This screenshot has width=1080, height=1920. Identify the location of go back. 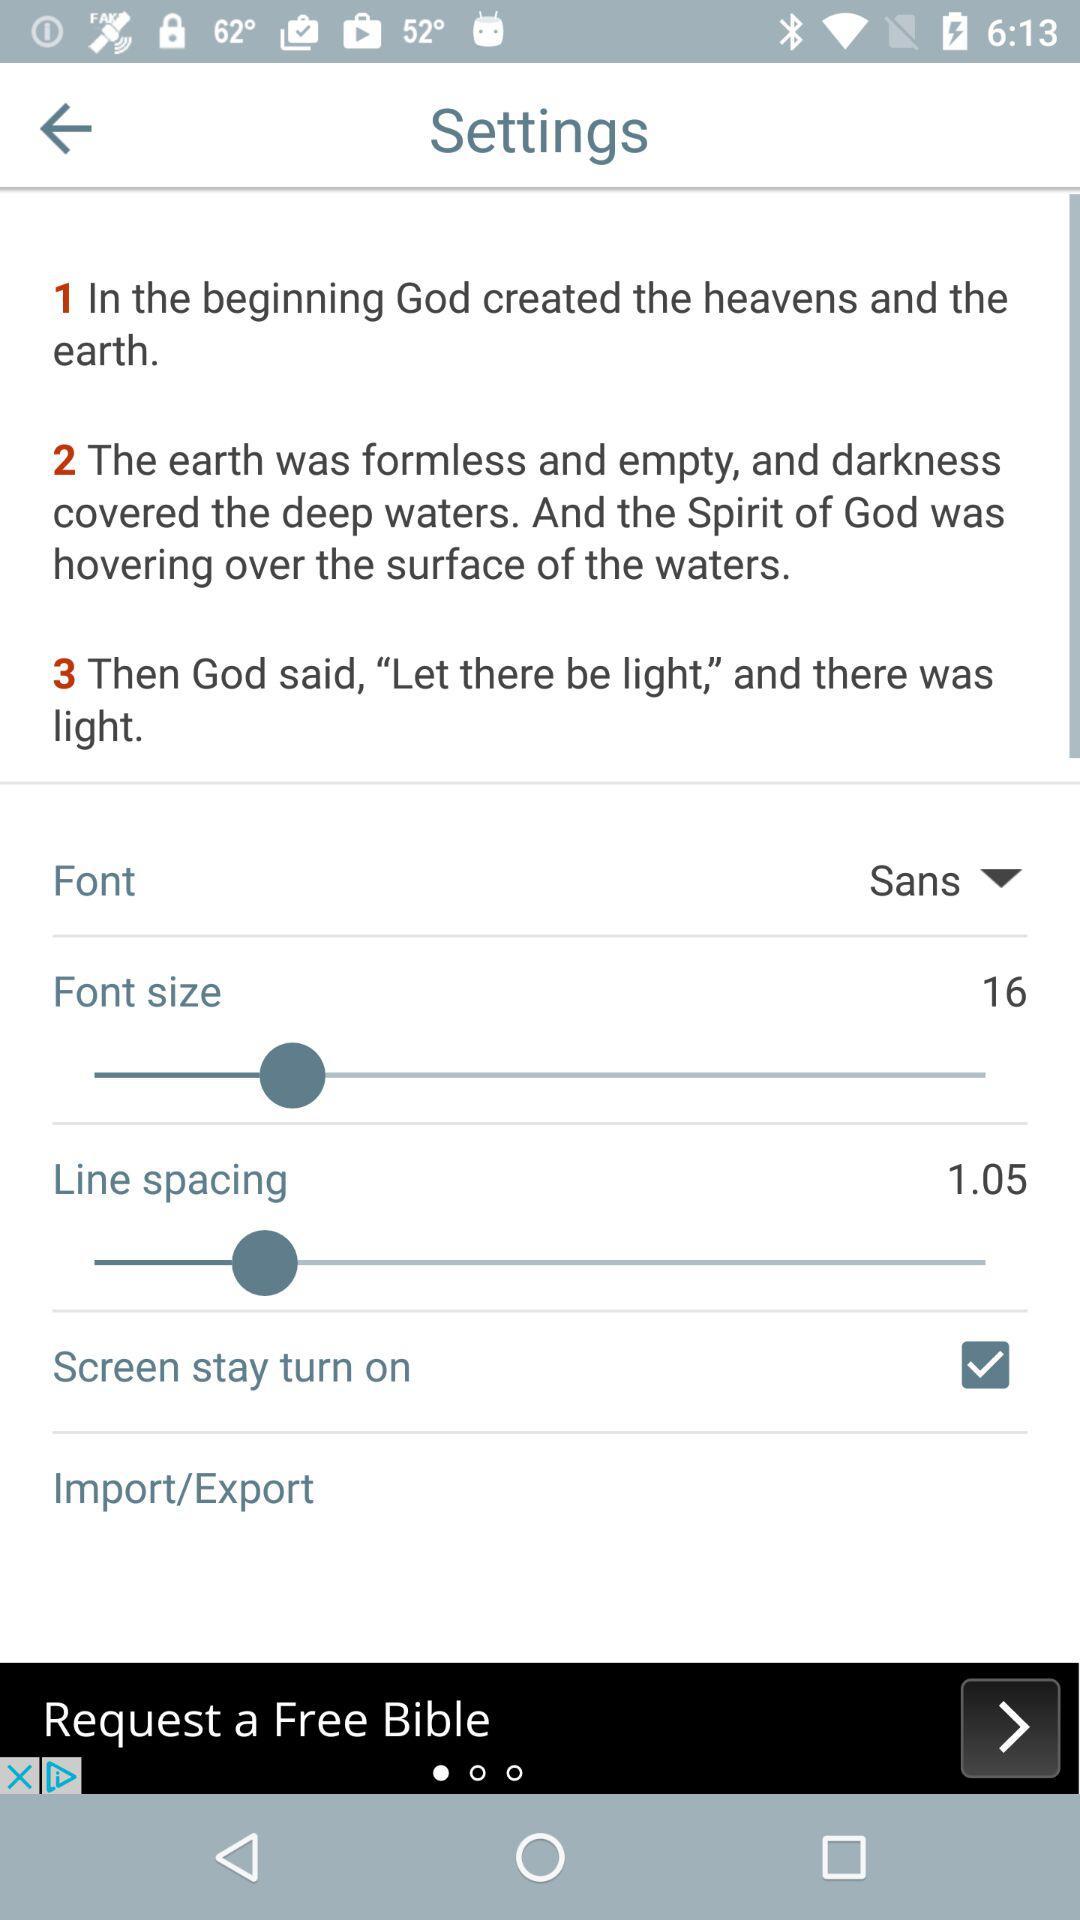
(64, 127).